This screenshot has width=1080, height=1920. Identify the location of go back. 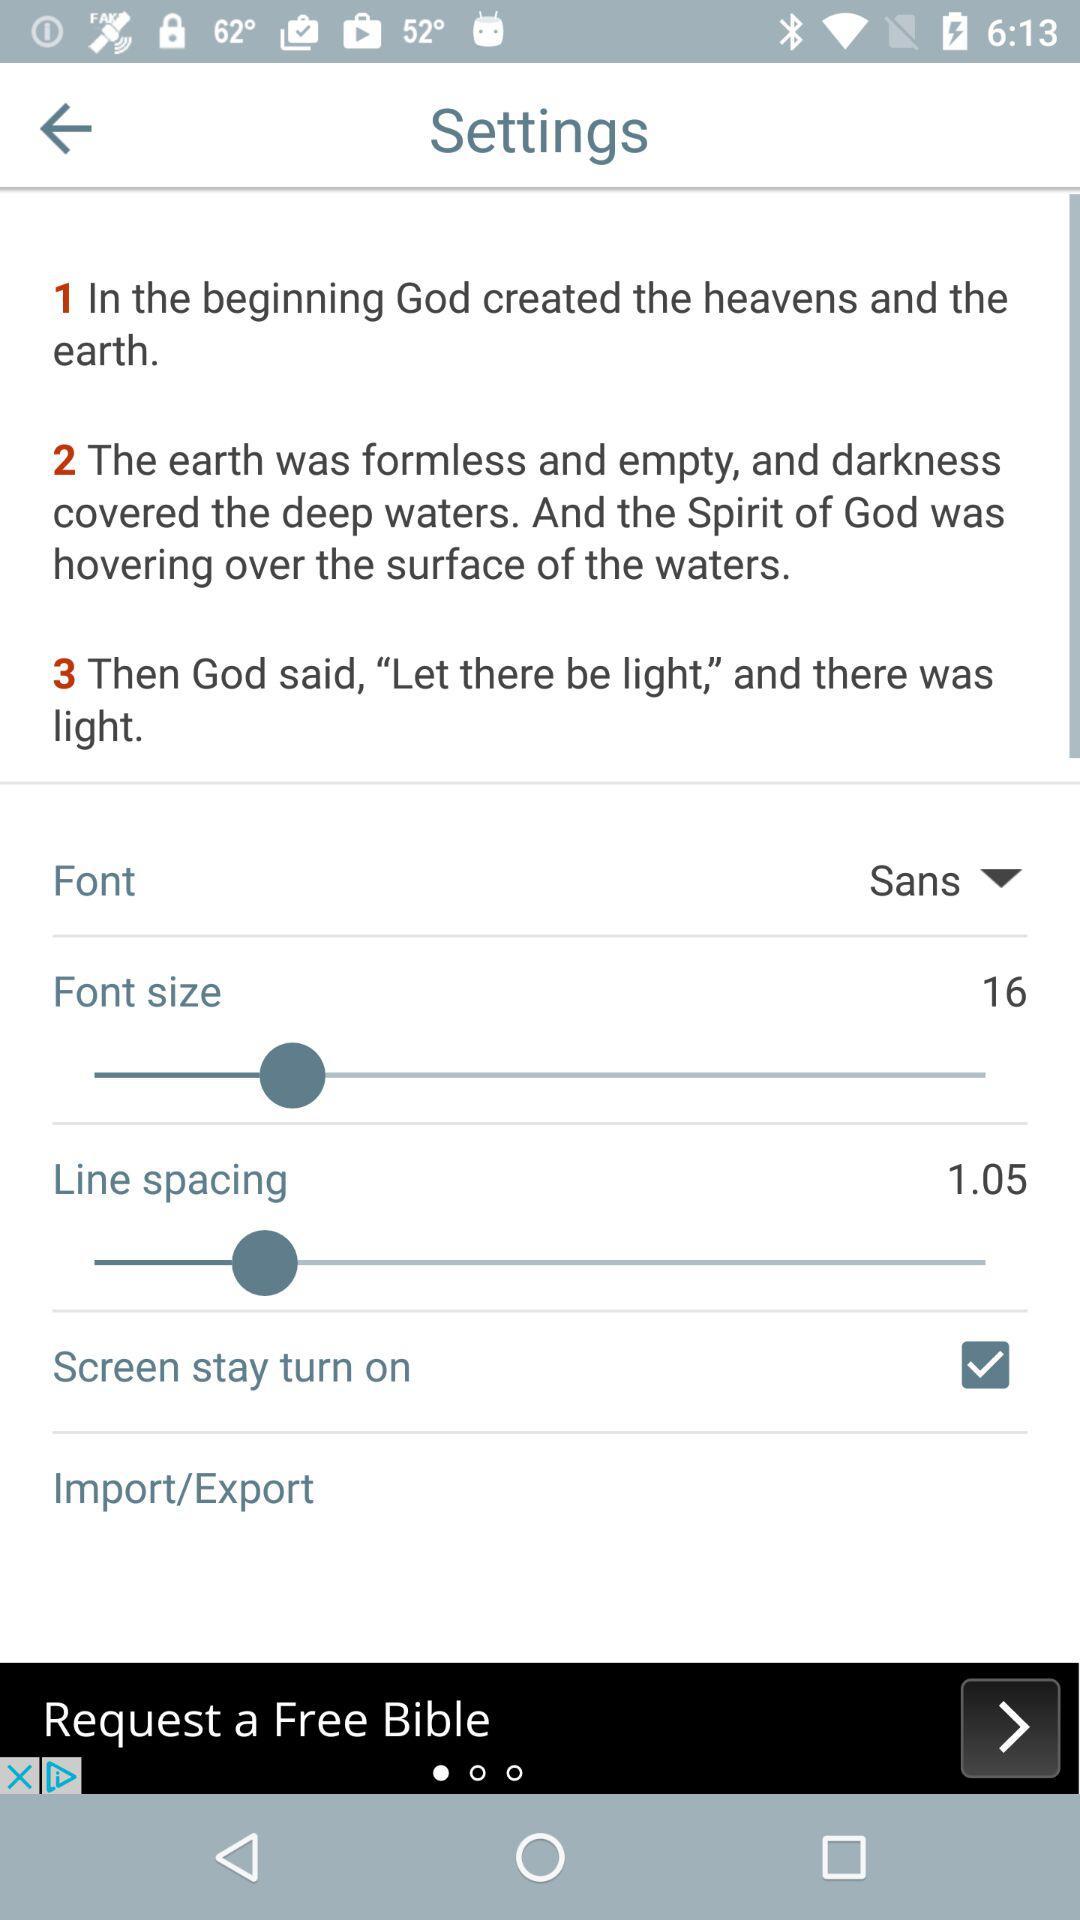
(64, 127).